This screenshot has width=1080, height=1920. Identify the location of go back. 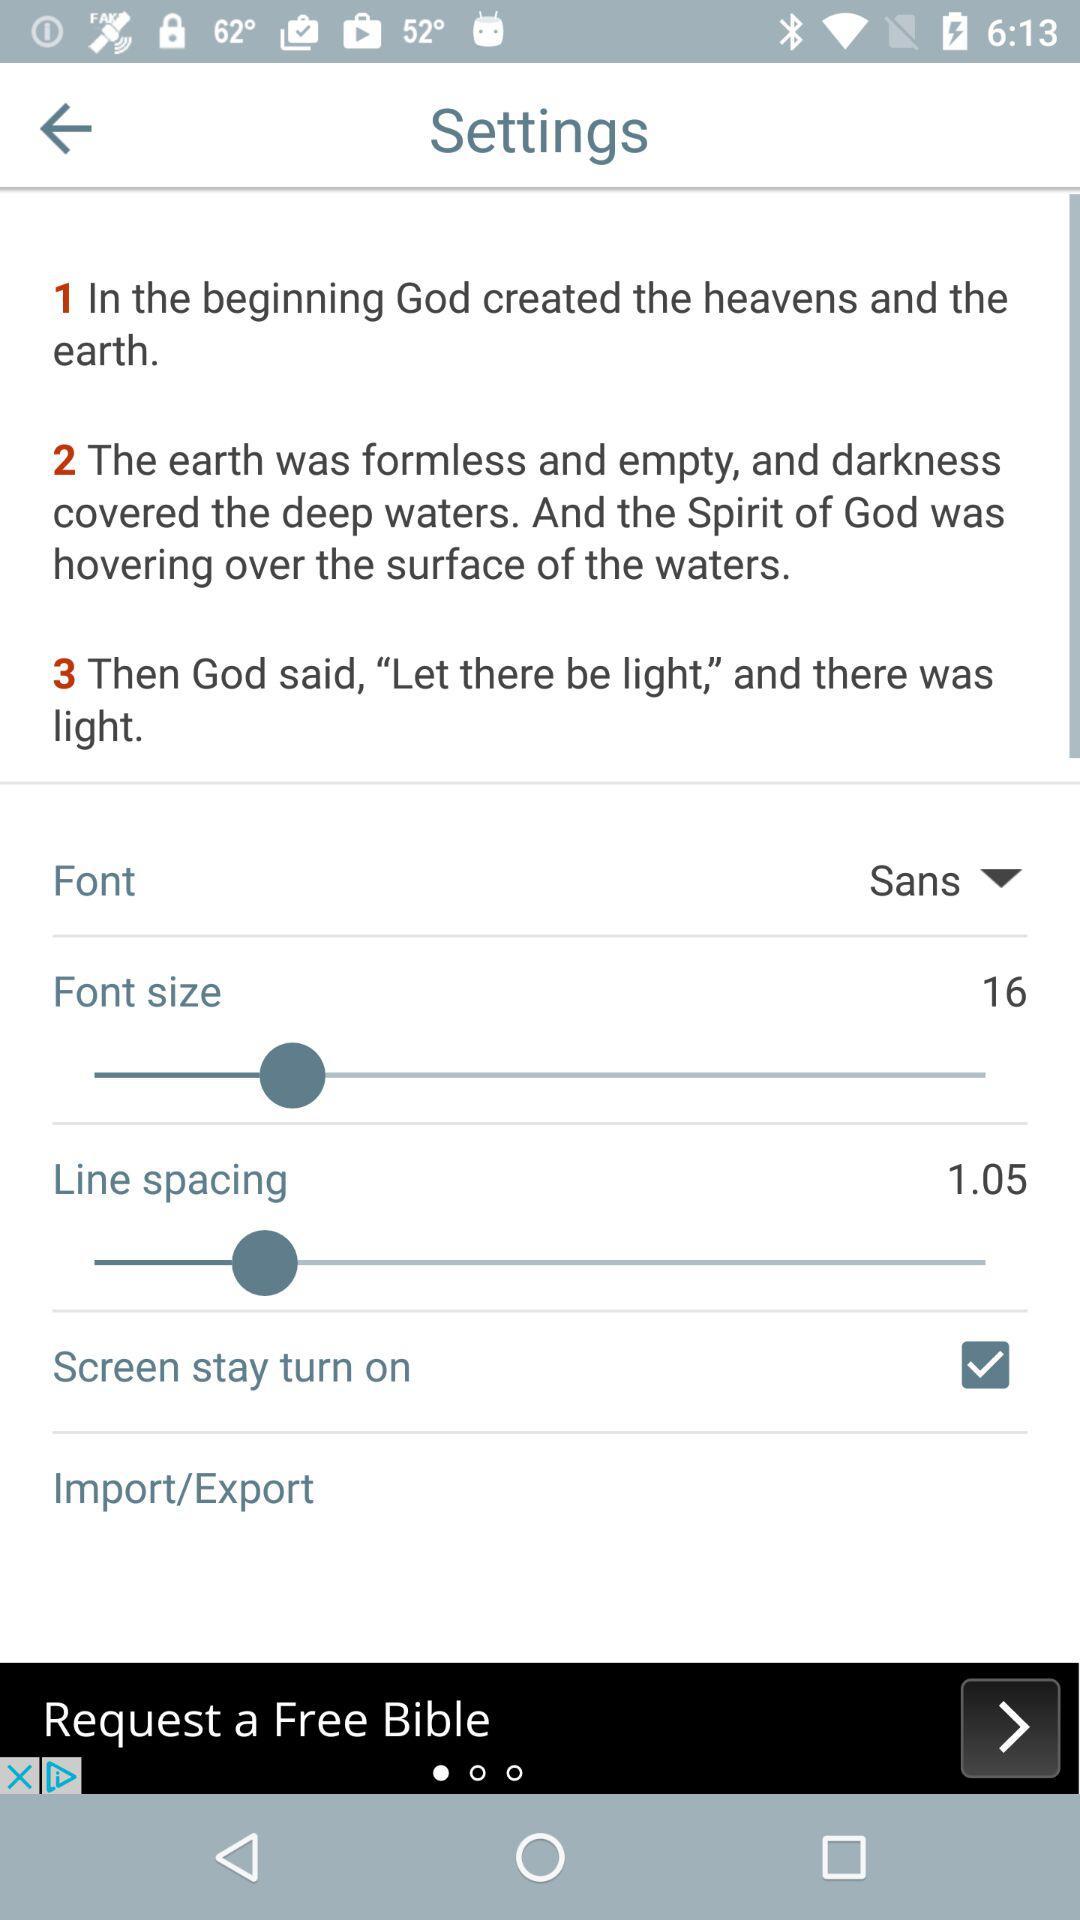
(64, 127).